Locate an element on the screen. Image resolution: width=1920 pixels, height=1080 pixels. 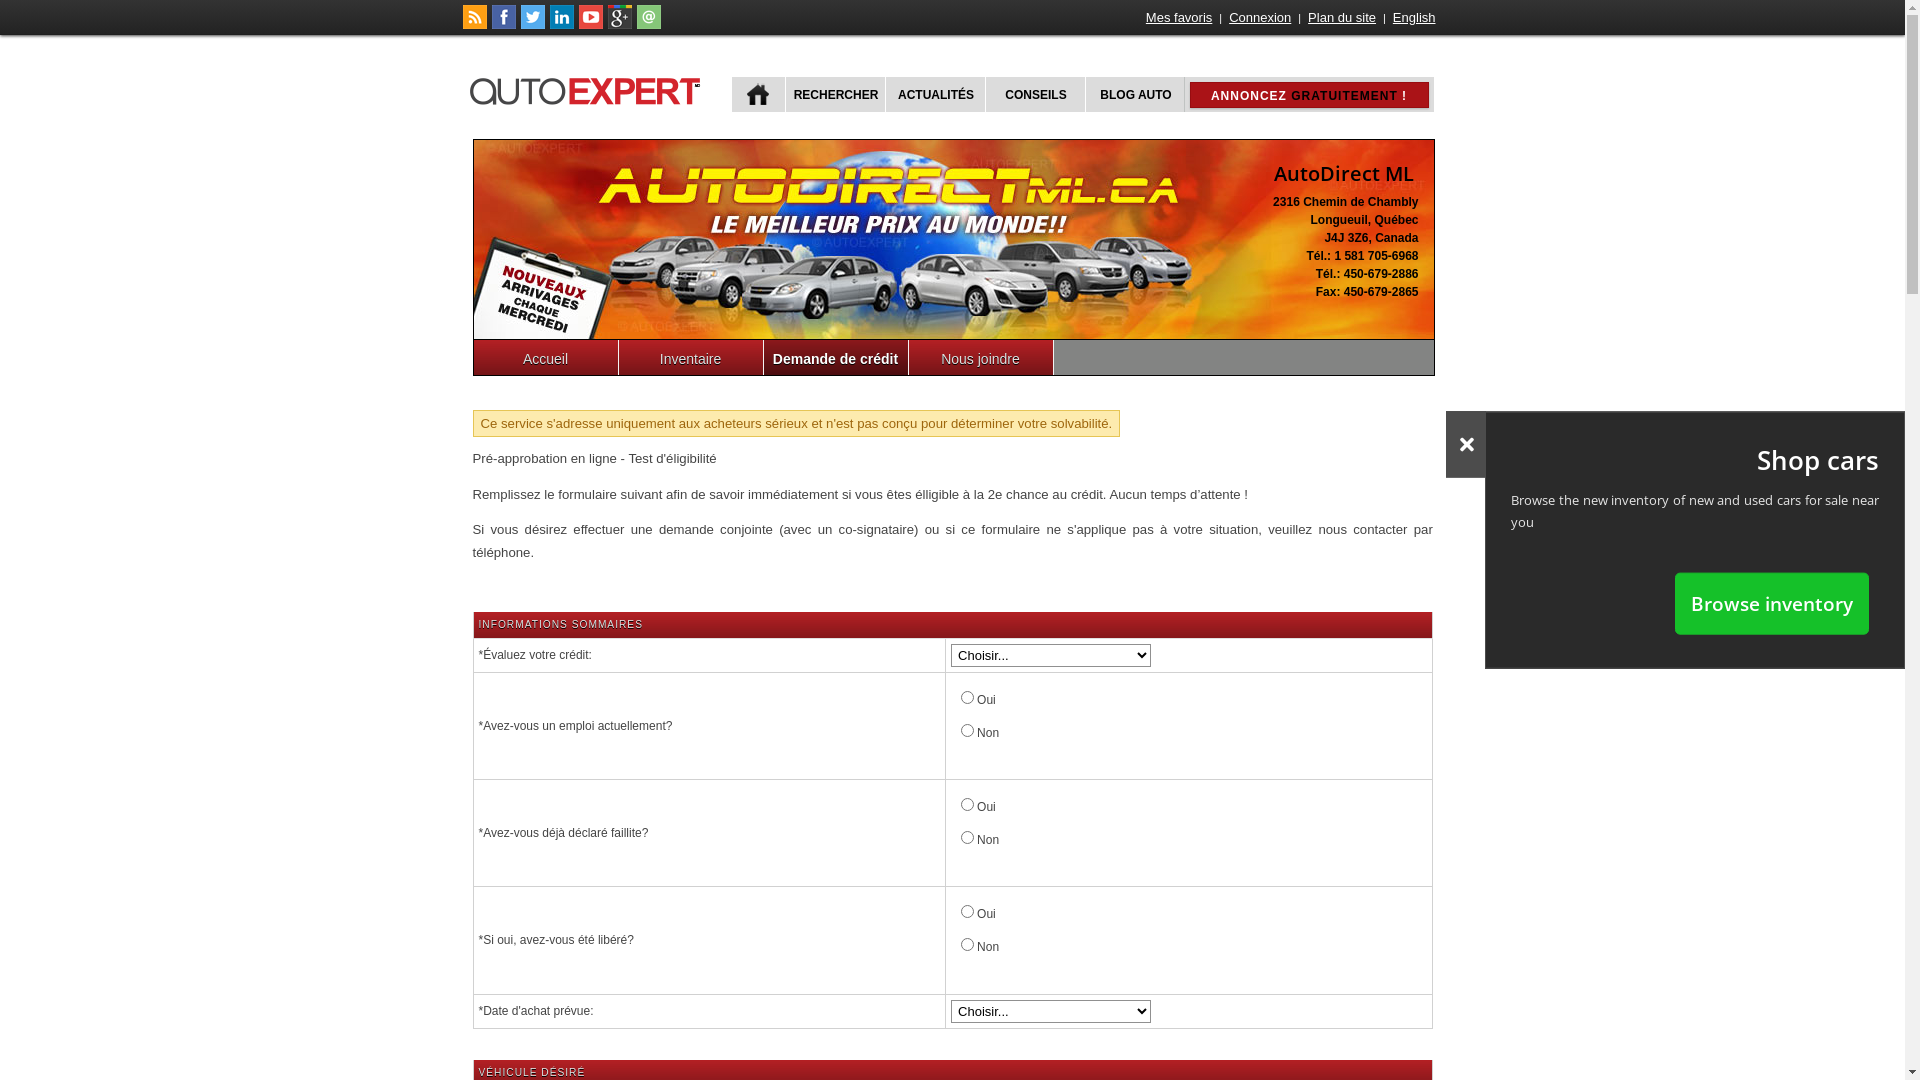
'Suivez autoExpert.ca sur Twitter' is located at coordinates (532, 24).